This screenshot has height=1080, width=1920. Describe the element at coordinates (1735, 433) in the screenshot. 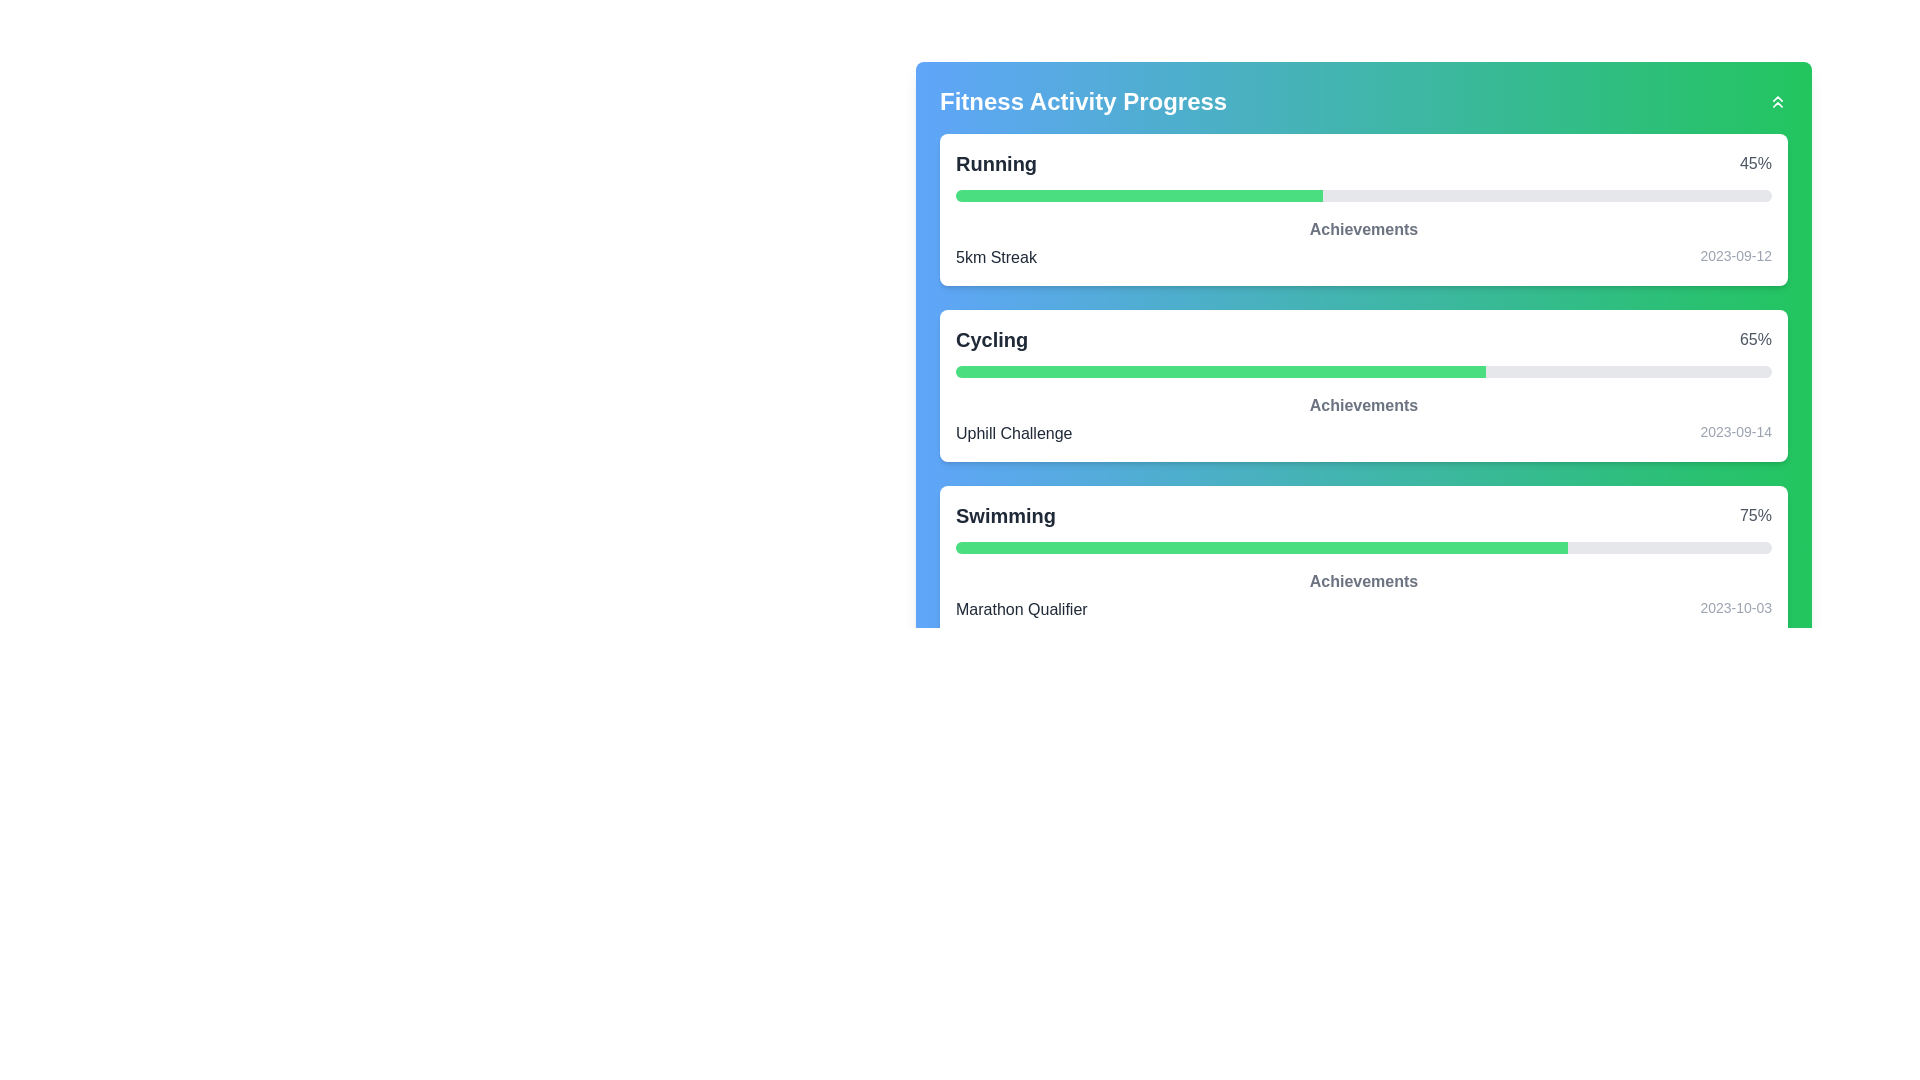

I see `the text displaying the date '2023-09-14' located in the bottom-right area of the card under the 'Cycling' section for additional information` at that location.